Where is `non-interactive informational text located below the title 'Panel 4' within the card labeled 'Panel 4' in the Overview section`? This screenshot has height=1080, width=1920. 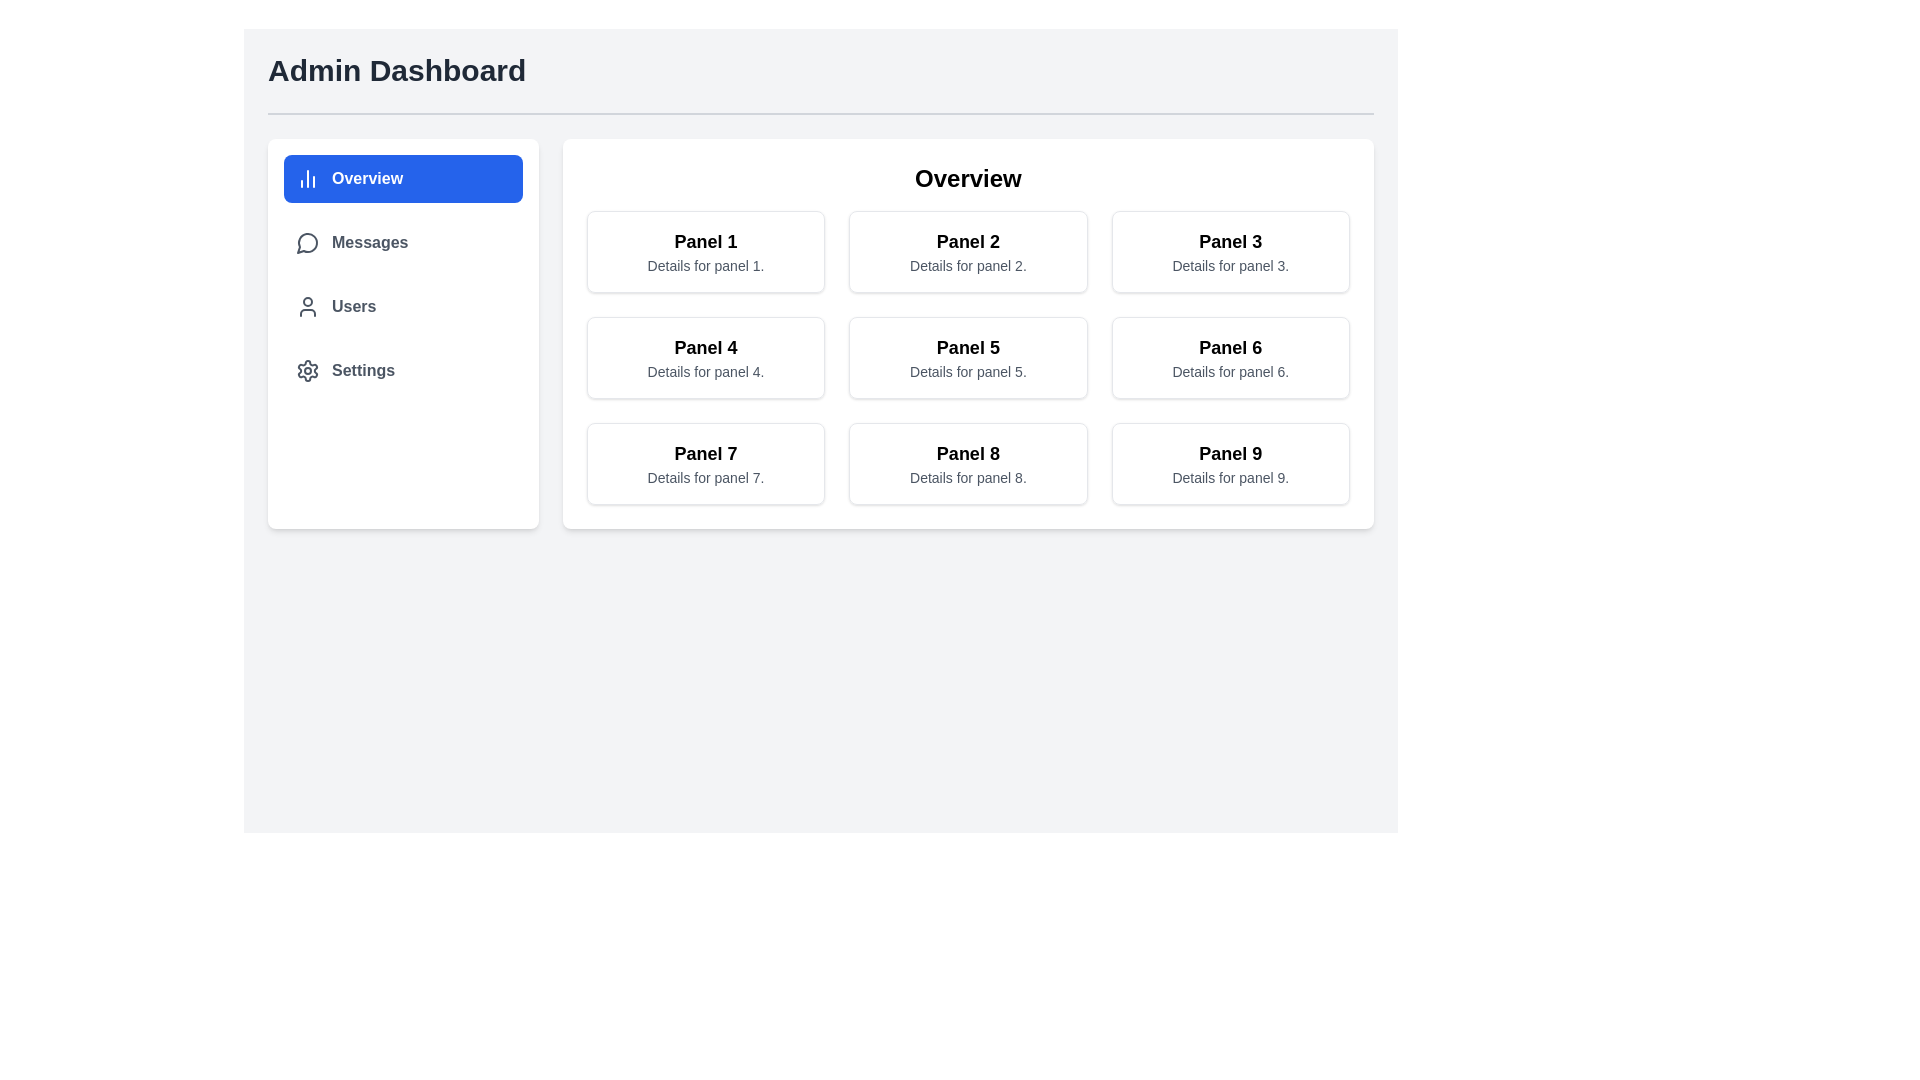
non-interactive informational text located below the title 'Panel 4' within the card labeled 'Panel 4' in the Overview section is located at coordinates (705, 371).